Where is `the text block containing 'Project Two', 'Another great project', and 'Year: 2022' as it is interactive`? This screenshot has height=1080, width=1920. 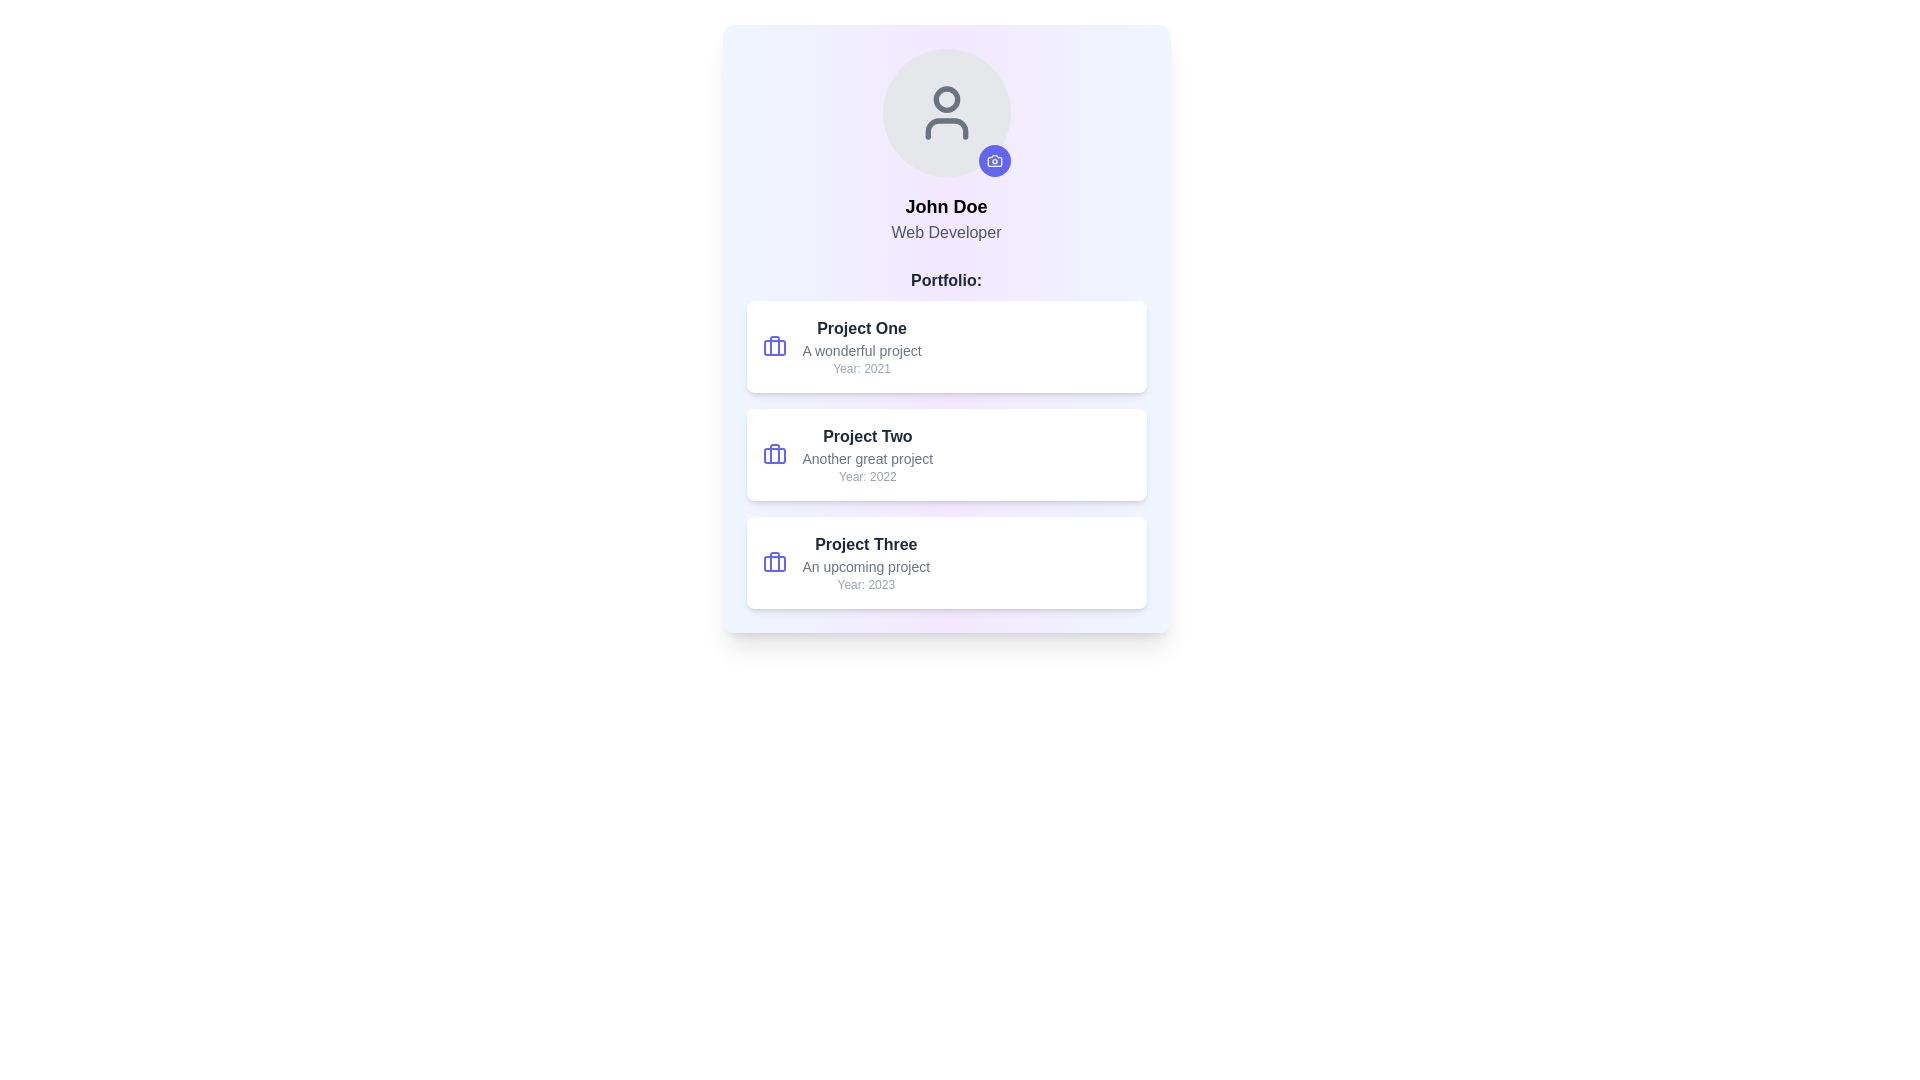
the text block containing 'Project Two', 'Another great project', and 'Year: 2022' as it is interactive is located at coordinates (867, 455).